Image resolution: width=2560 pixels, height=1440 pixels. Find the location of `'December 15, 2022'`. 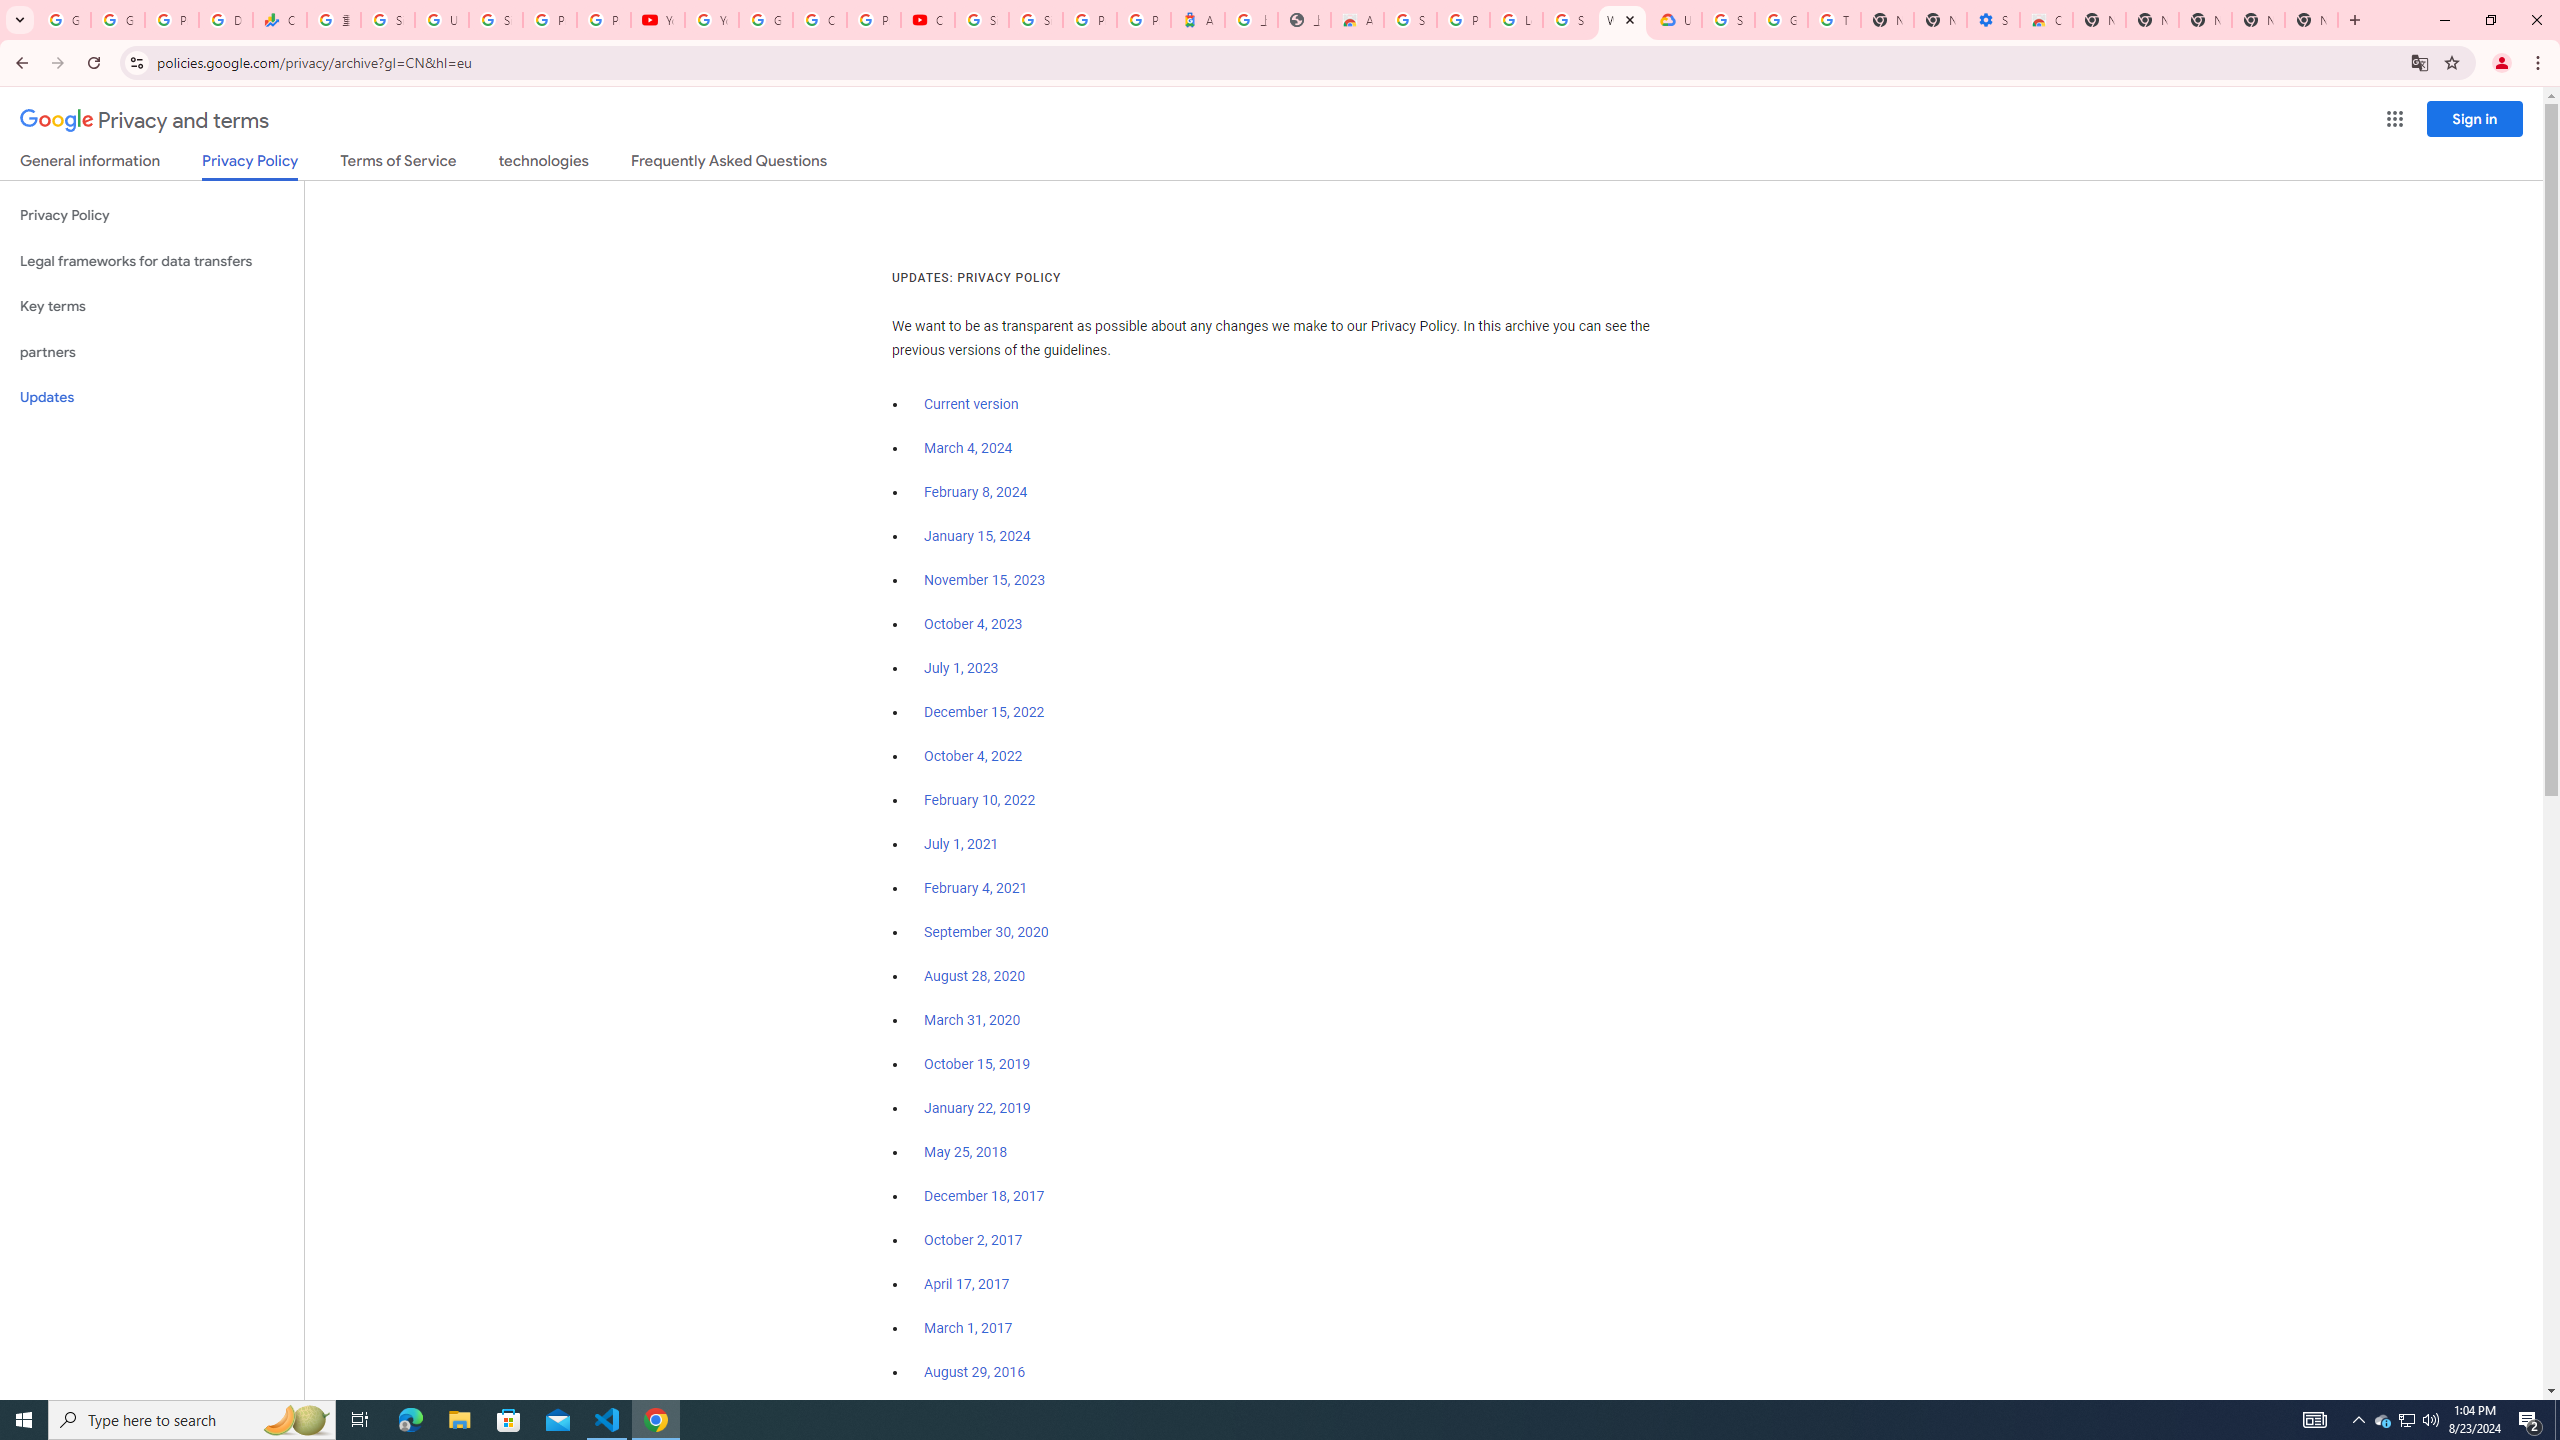

'December 15, 2022' is located at coordinates (983, 712).